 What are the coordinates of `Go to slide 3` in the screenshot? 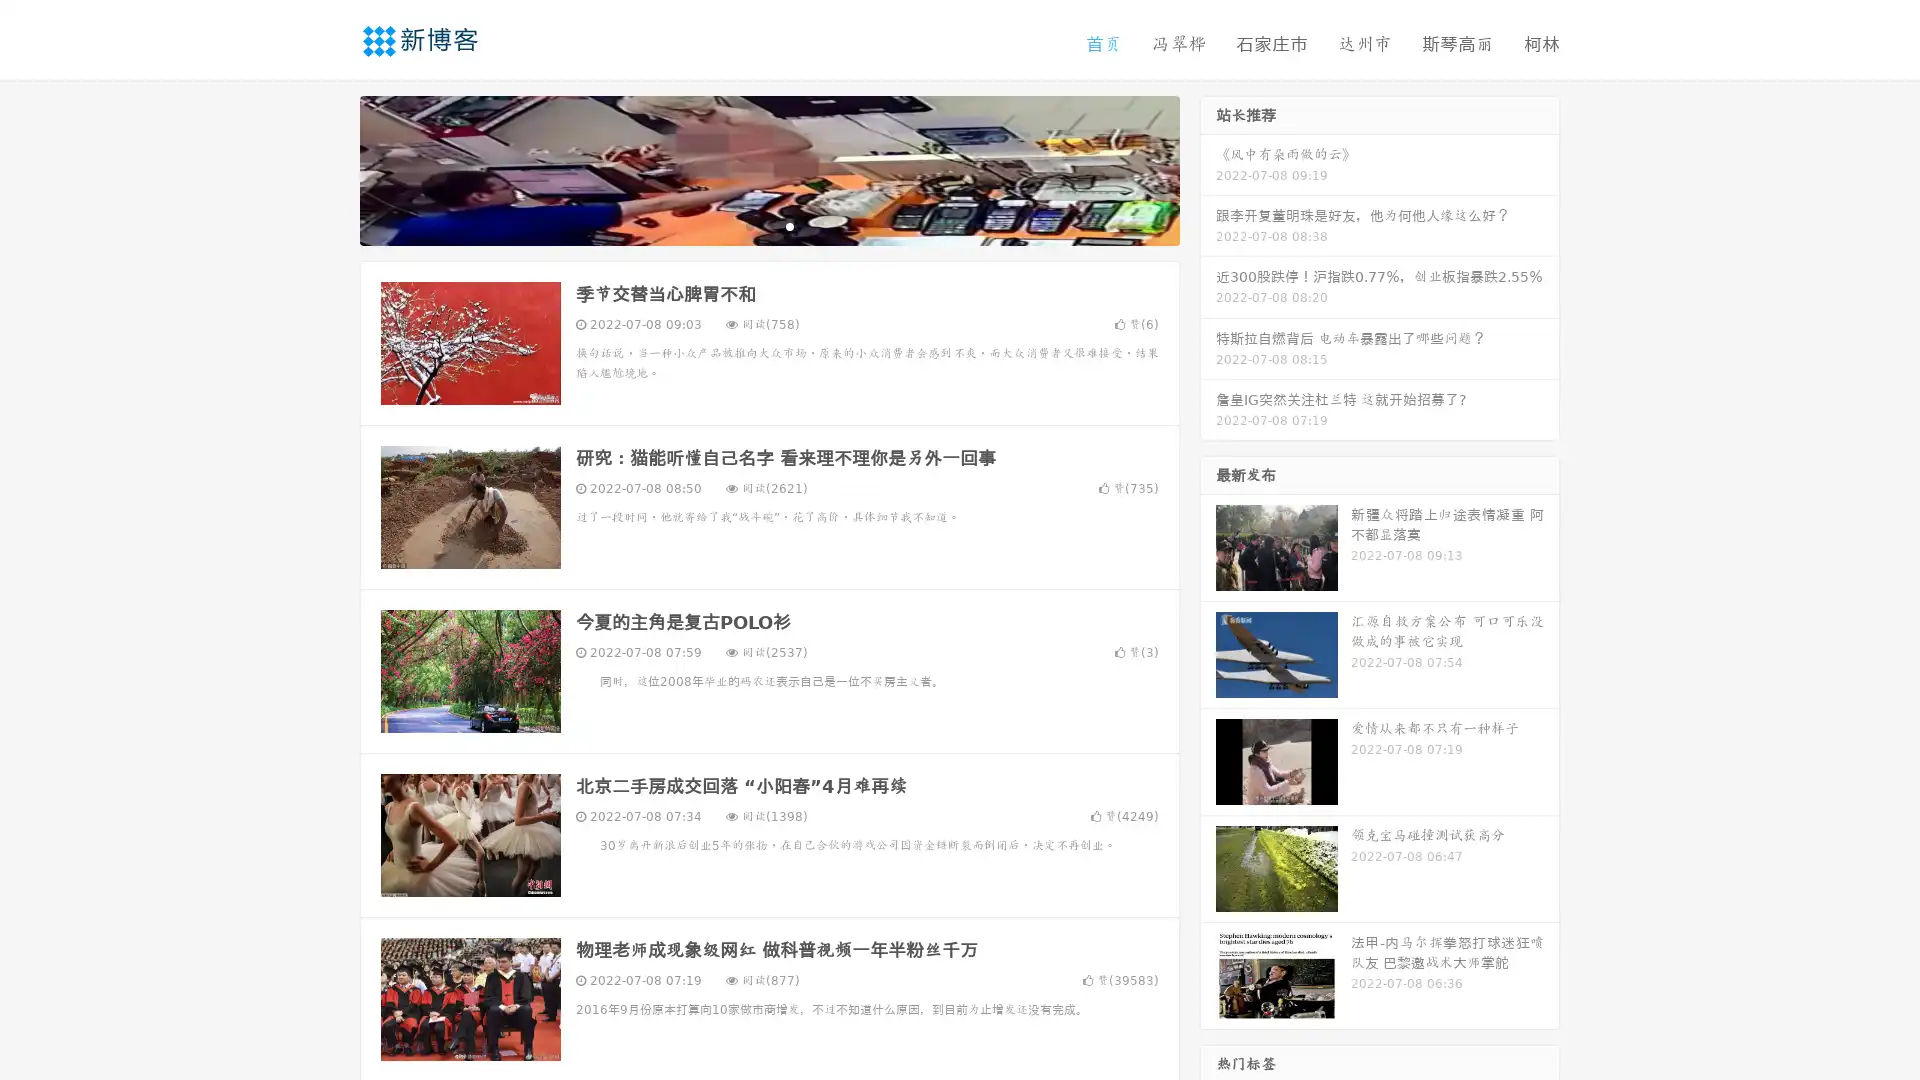 It's located at (789, 225).